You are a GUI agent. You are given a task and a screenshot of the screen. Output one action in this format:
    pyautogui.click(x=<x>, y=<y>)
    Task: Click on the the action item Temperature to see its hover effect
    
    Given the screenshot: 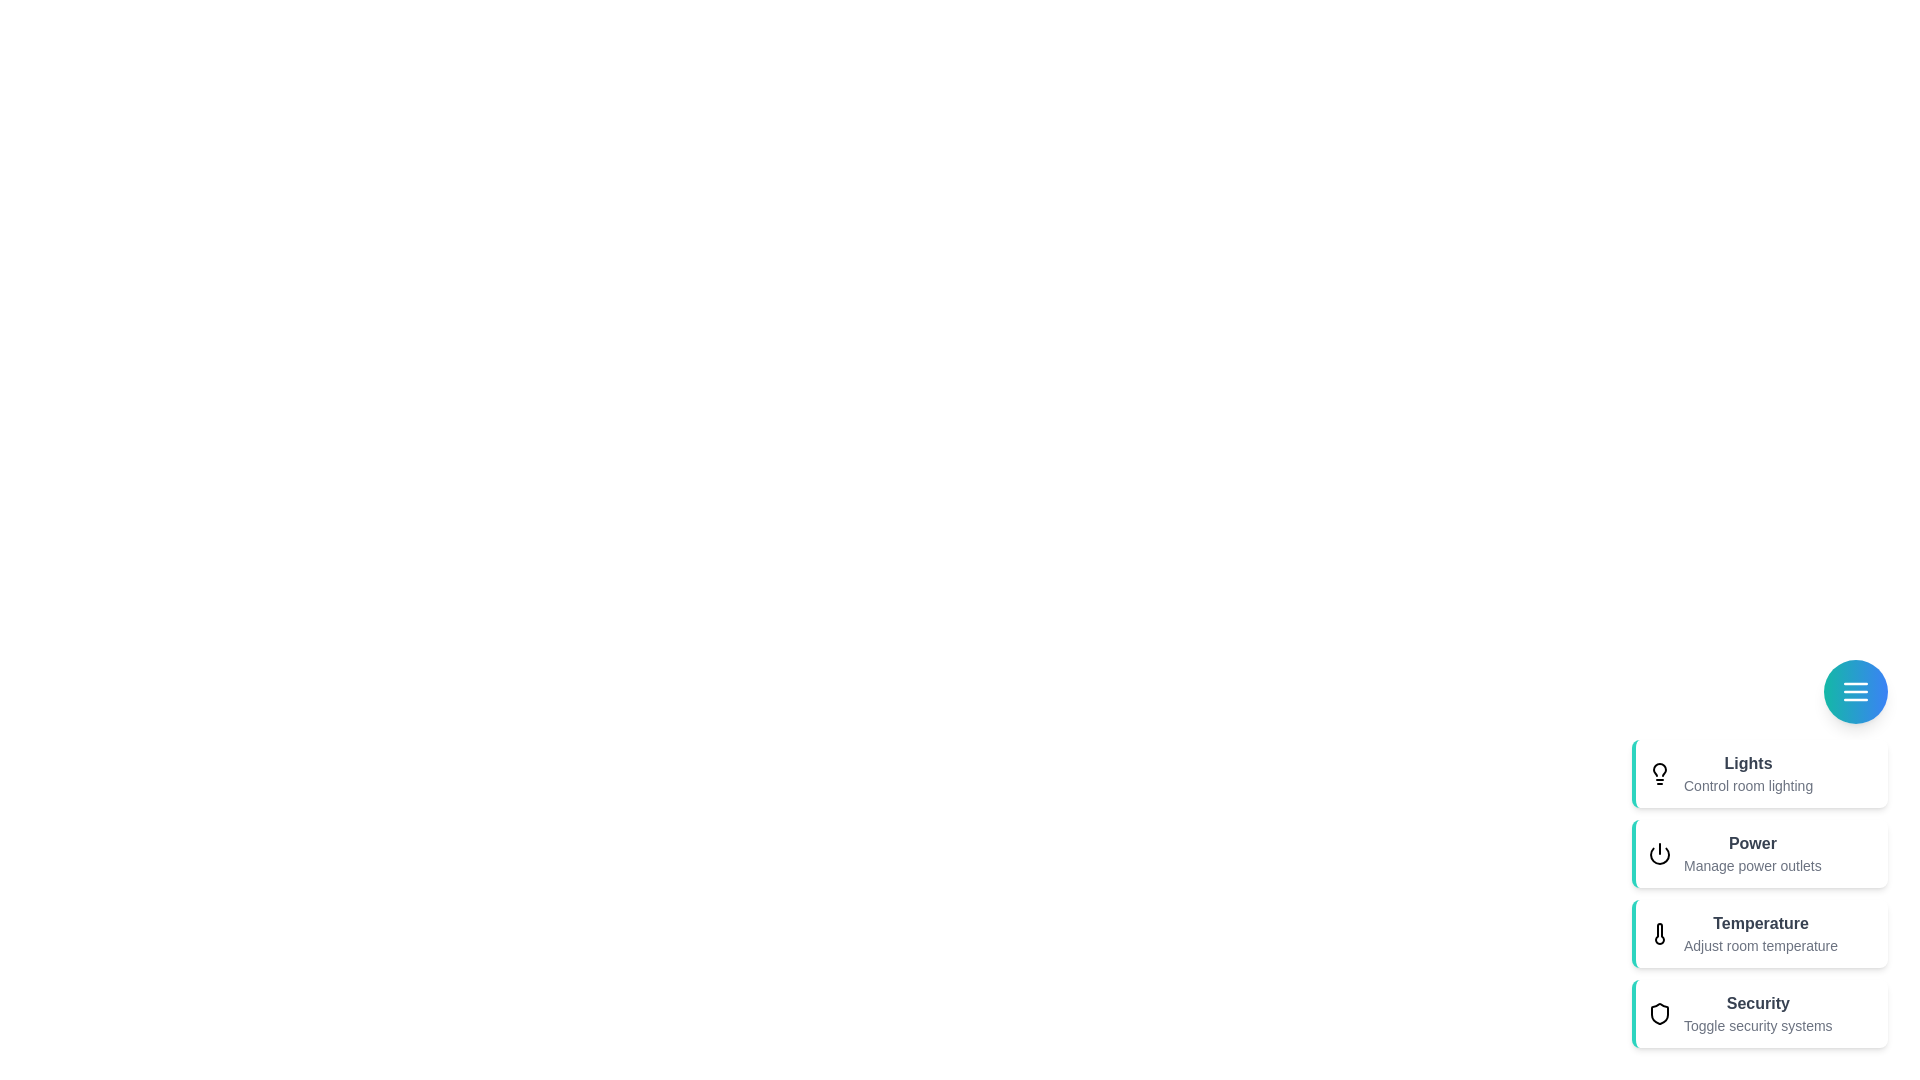 What is the action you would take?
    pyautogui.click(x=1761, y=933)
    